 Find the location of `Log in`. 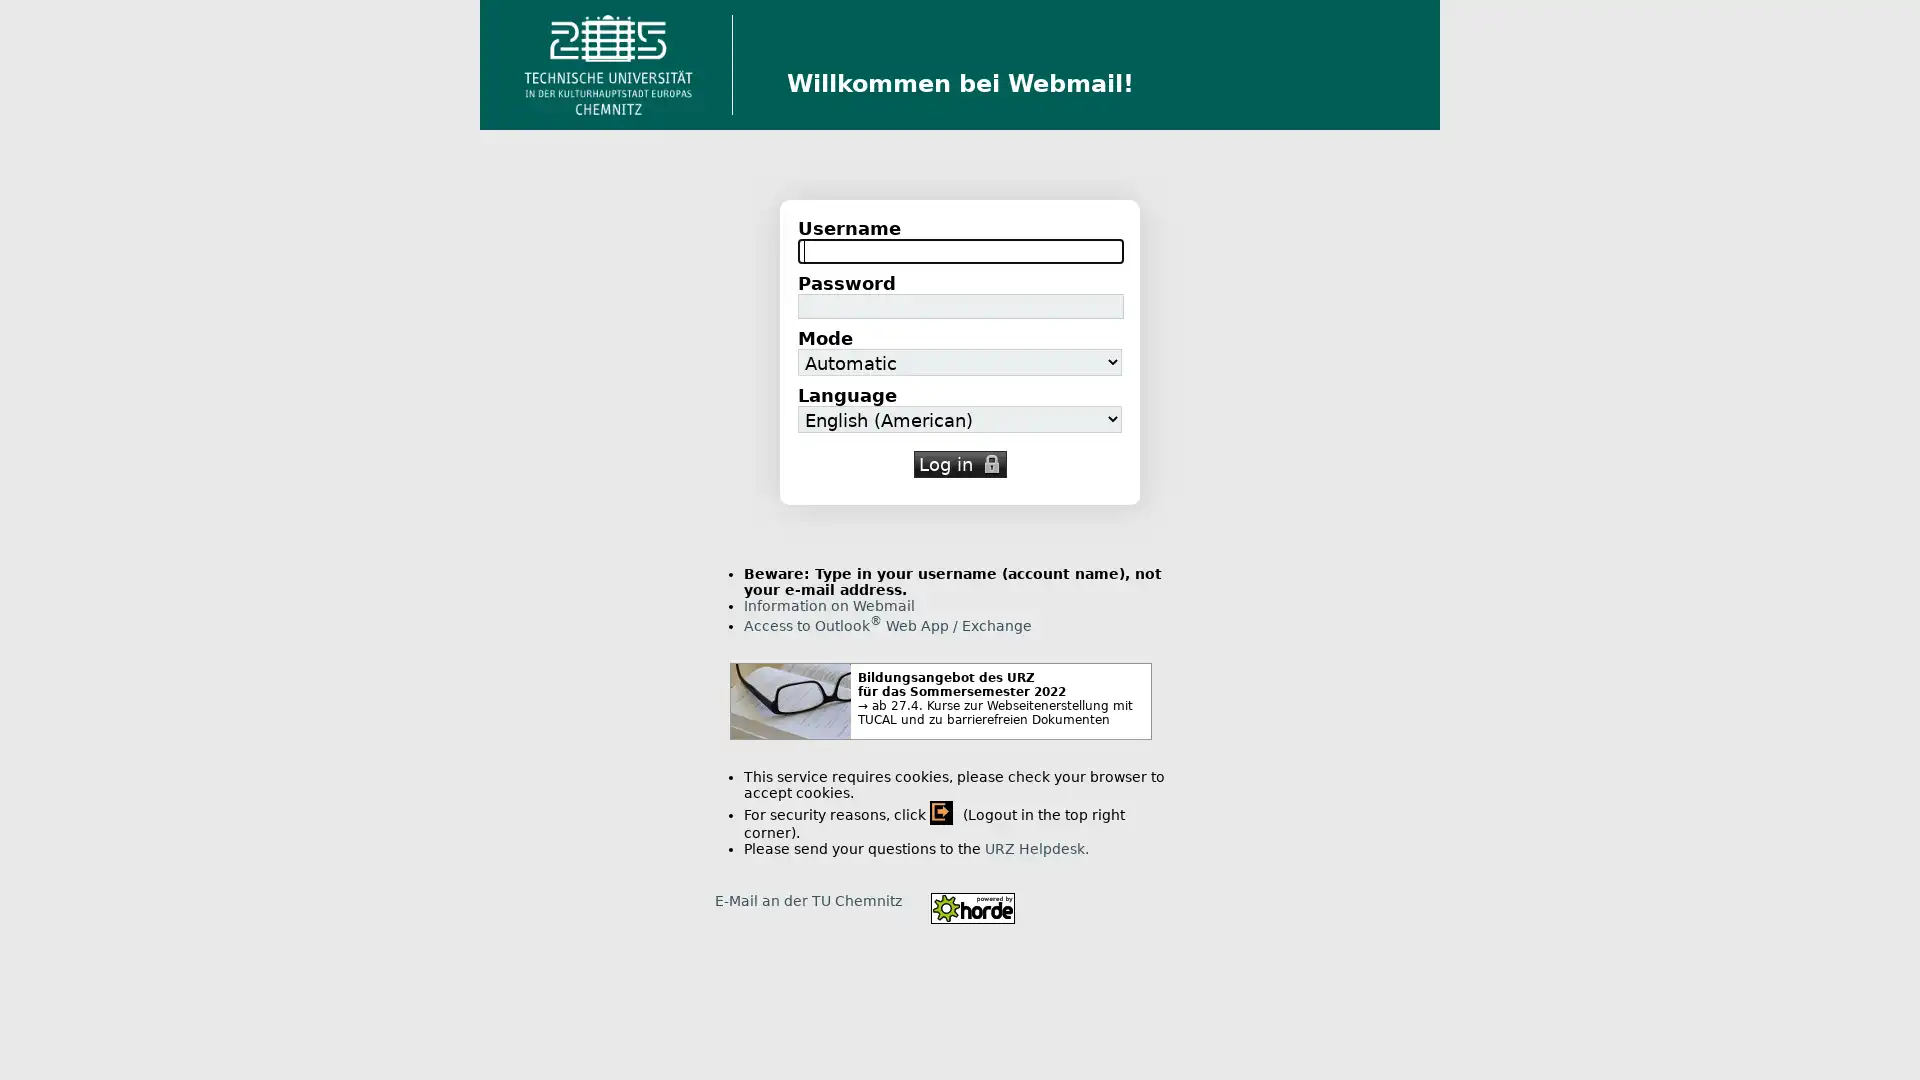

Log in is located at coordinates (958, 464).